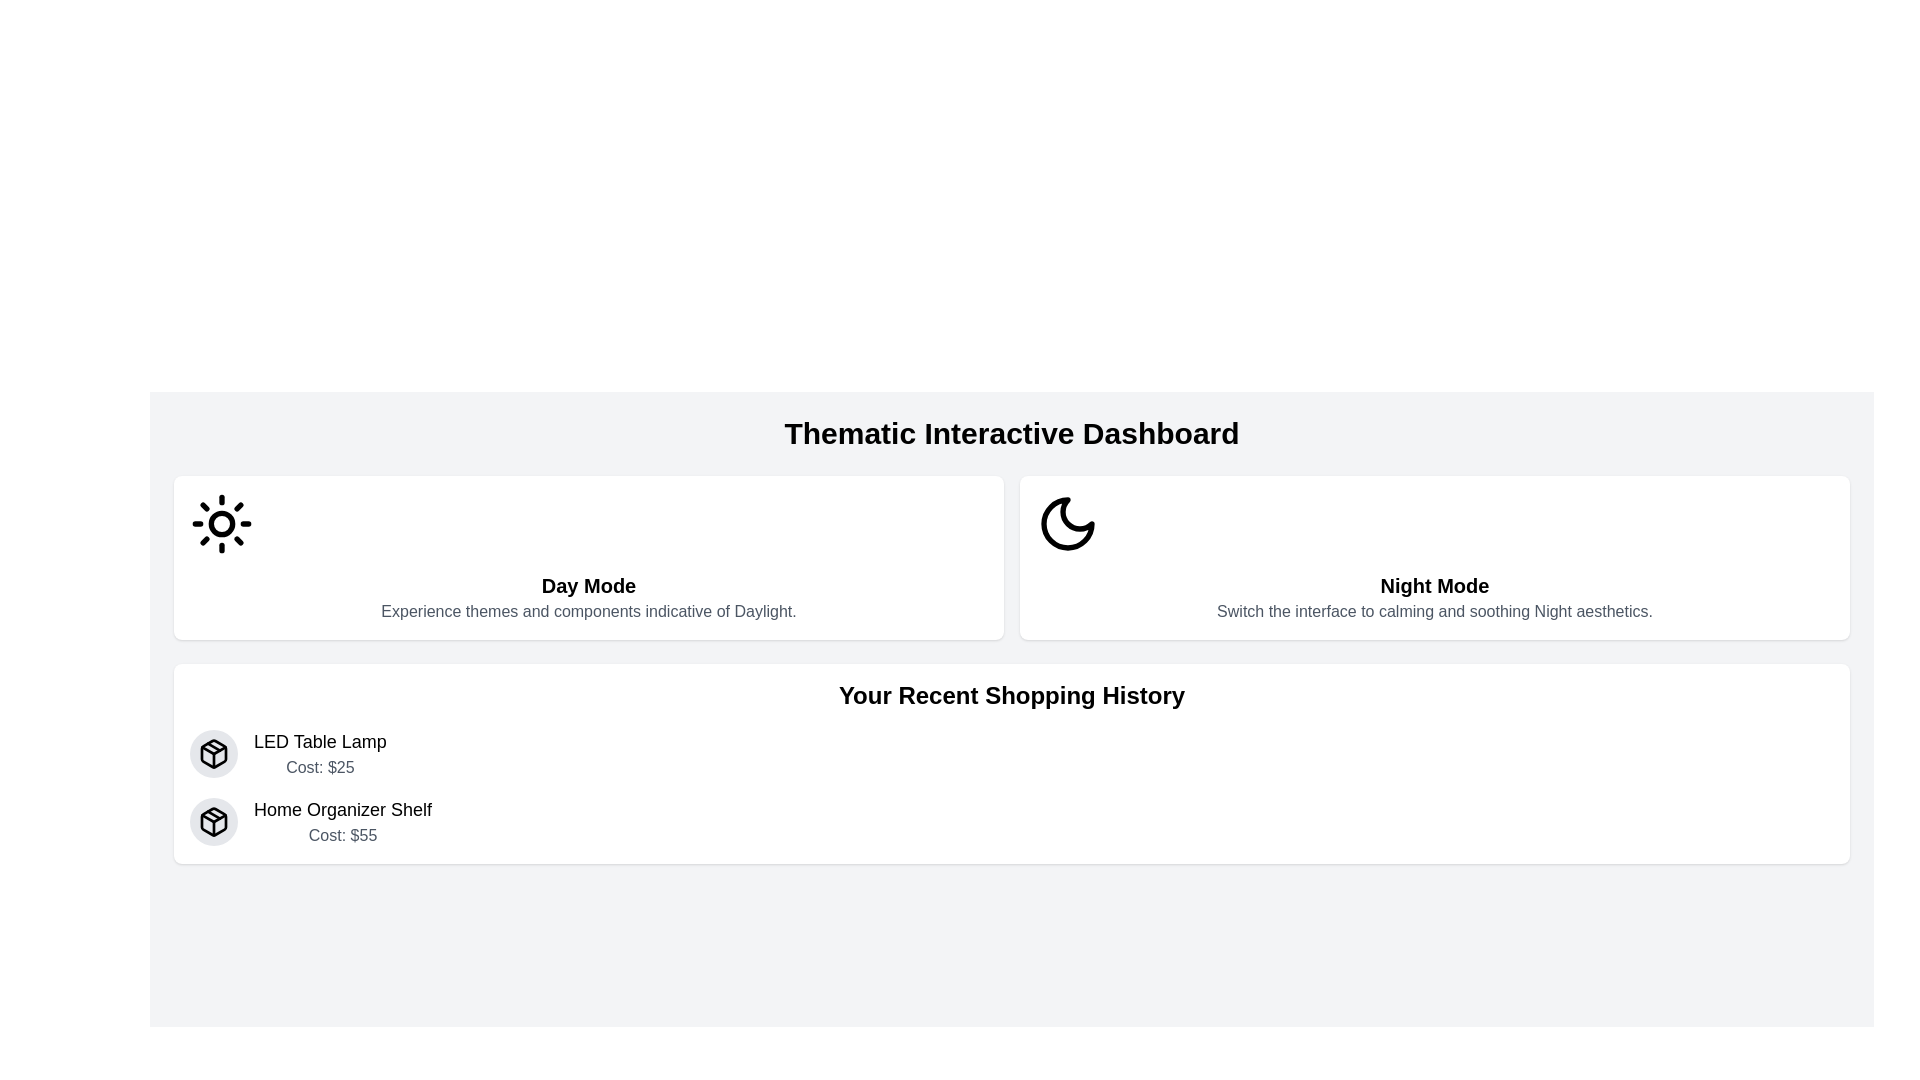 The height and width of the screenshot is (1080, 1920). I want to click on the second interactive card in the top-right section of the grid under 'Thematic Interactive Dashboard', so click(1434, 558).